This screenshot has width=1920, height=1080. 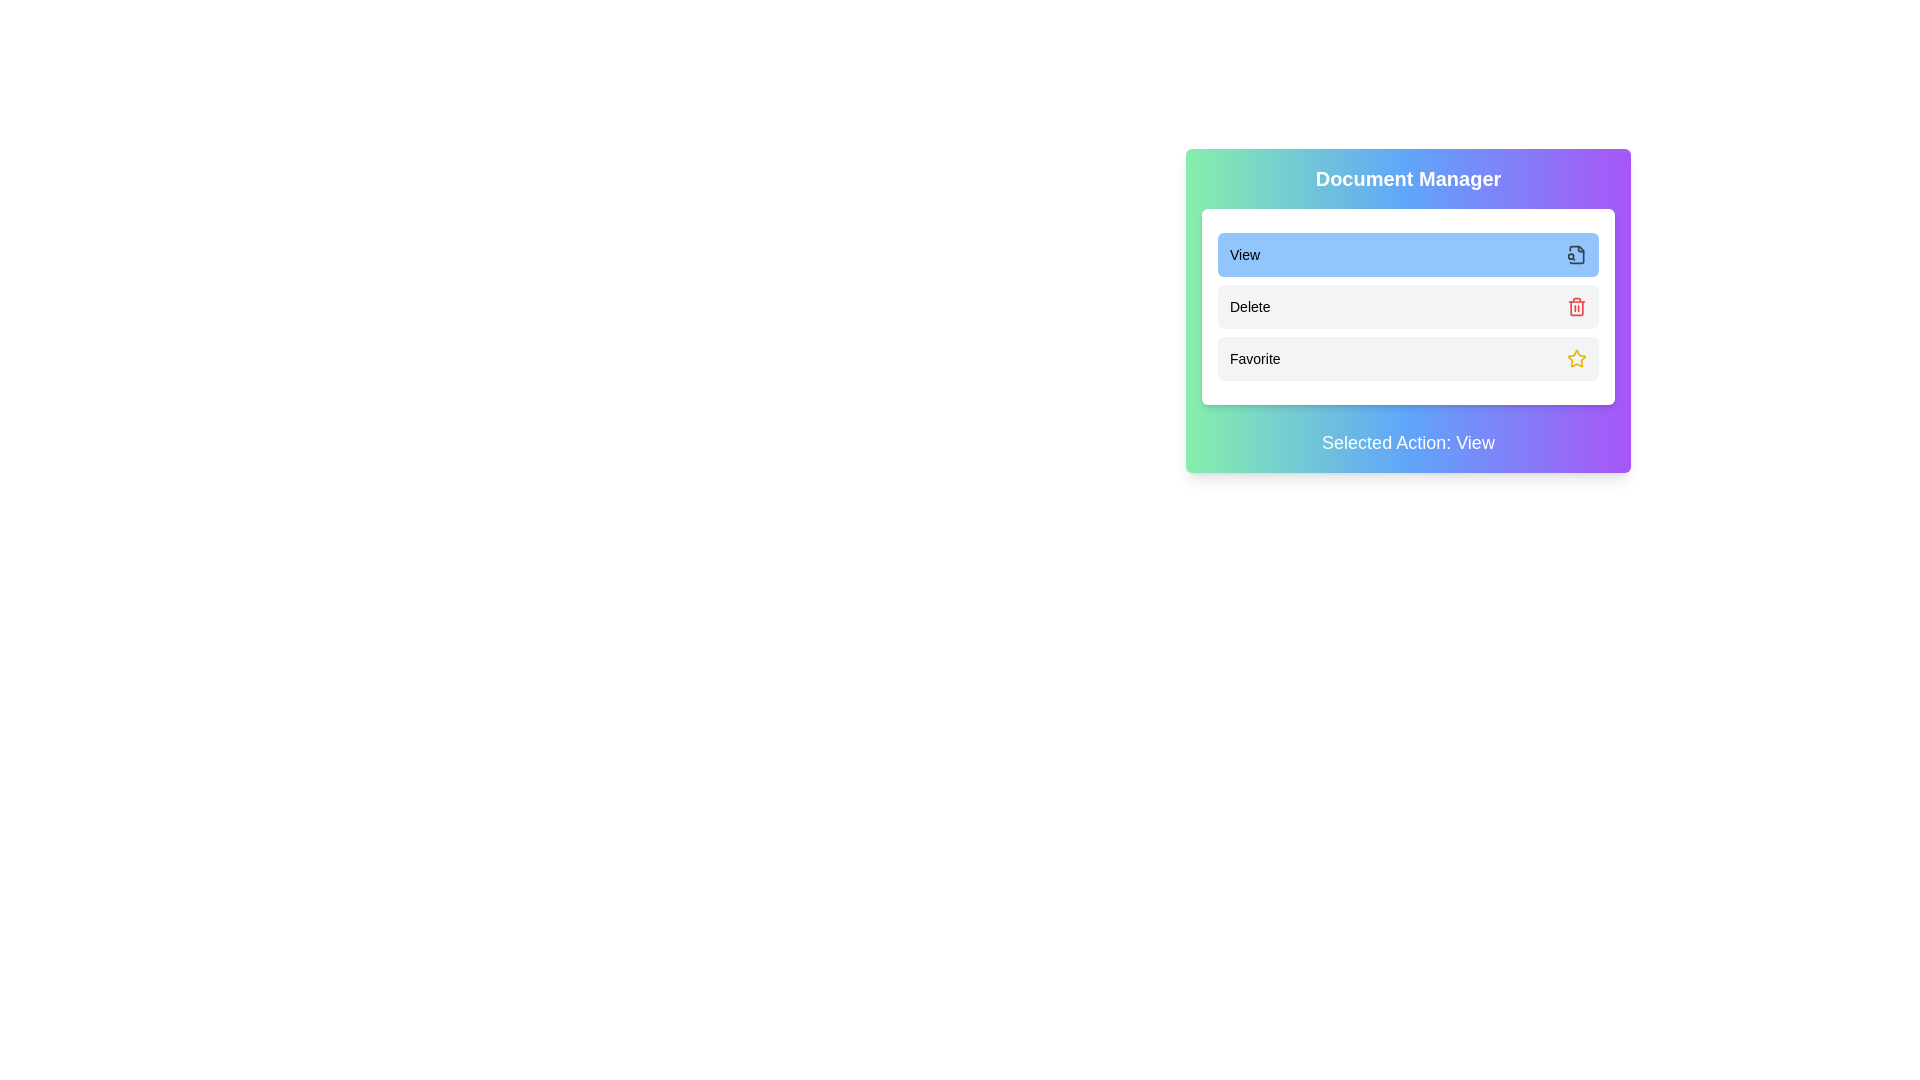 I want to click on the action View by clicking the corresponding button, so click(x=1407, y=253).